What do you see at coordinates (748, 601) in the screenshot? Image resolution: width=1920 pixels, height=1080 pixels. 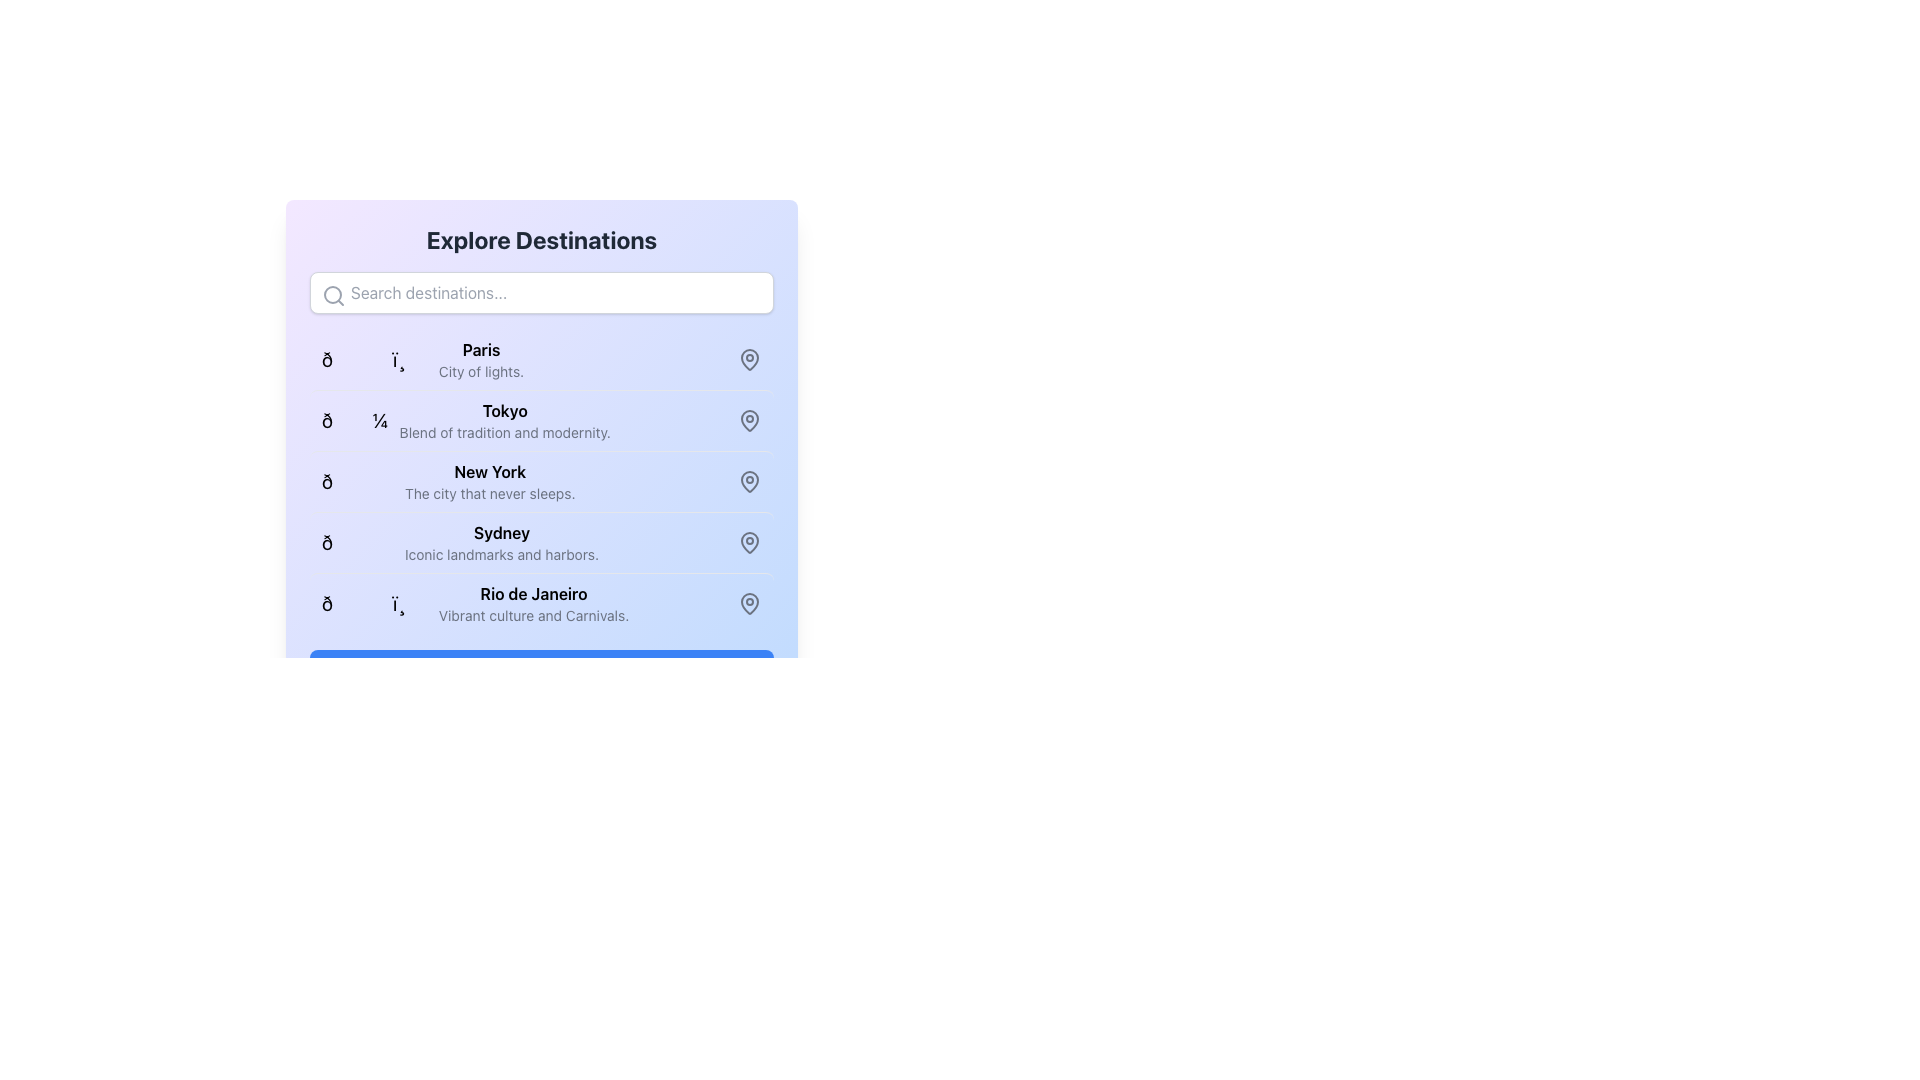 I see `the teardrop-shaped gray pin icon representing a location marker in the Rio de Janeiro list item` at bounding box center [748, 601].